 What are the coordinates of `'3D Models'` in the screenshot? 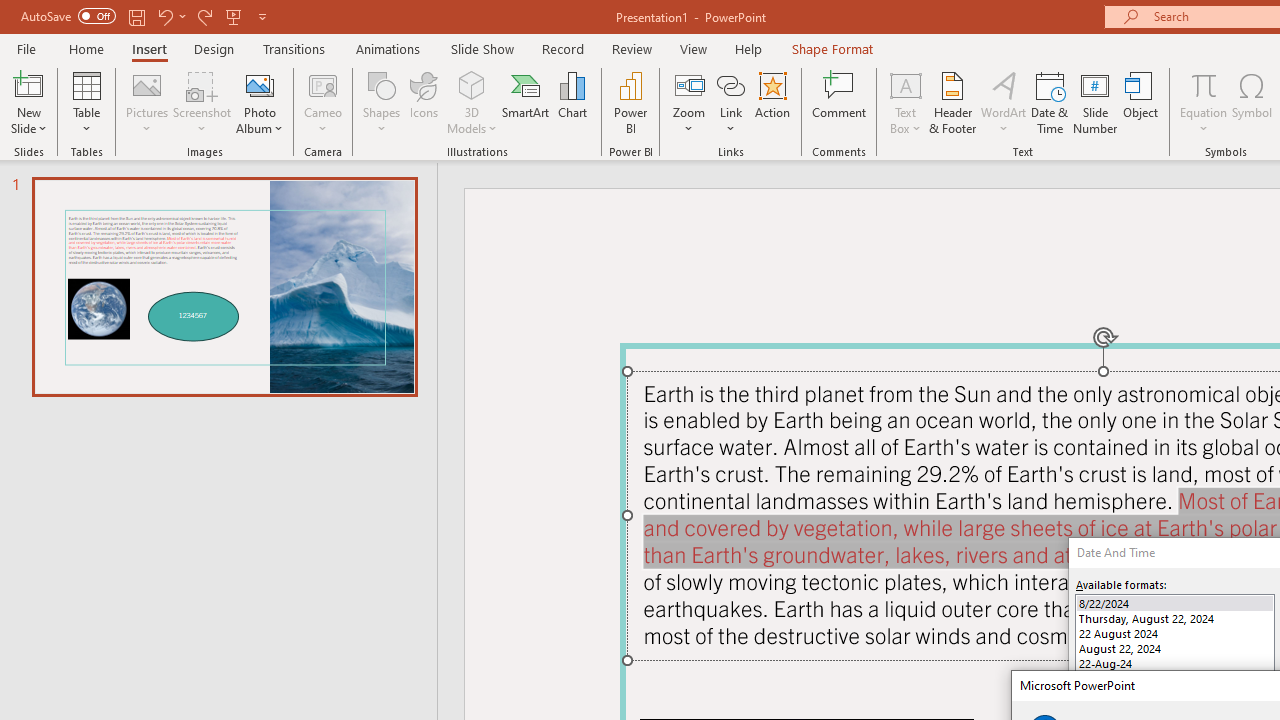 It's located at (471, 103).